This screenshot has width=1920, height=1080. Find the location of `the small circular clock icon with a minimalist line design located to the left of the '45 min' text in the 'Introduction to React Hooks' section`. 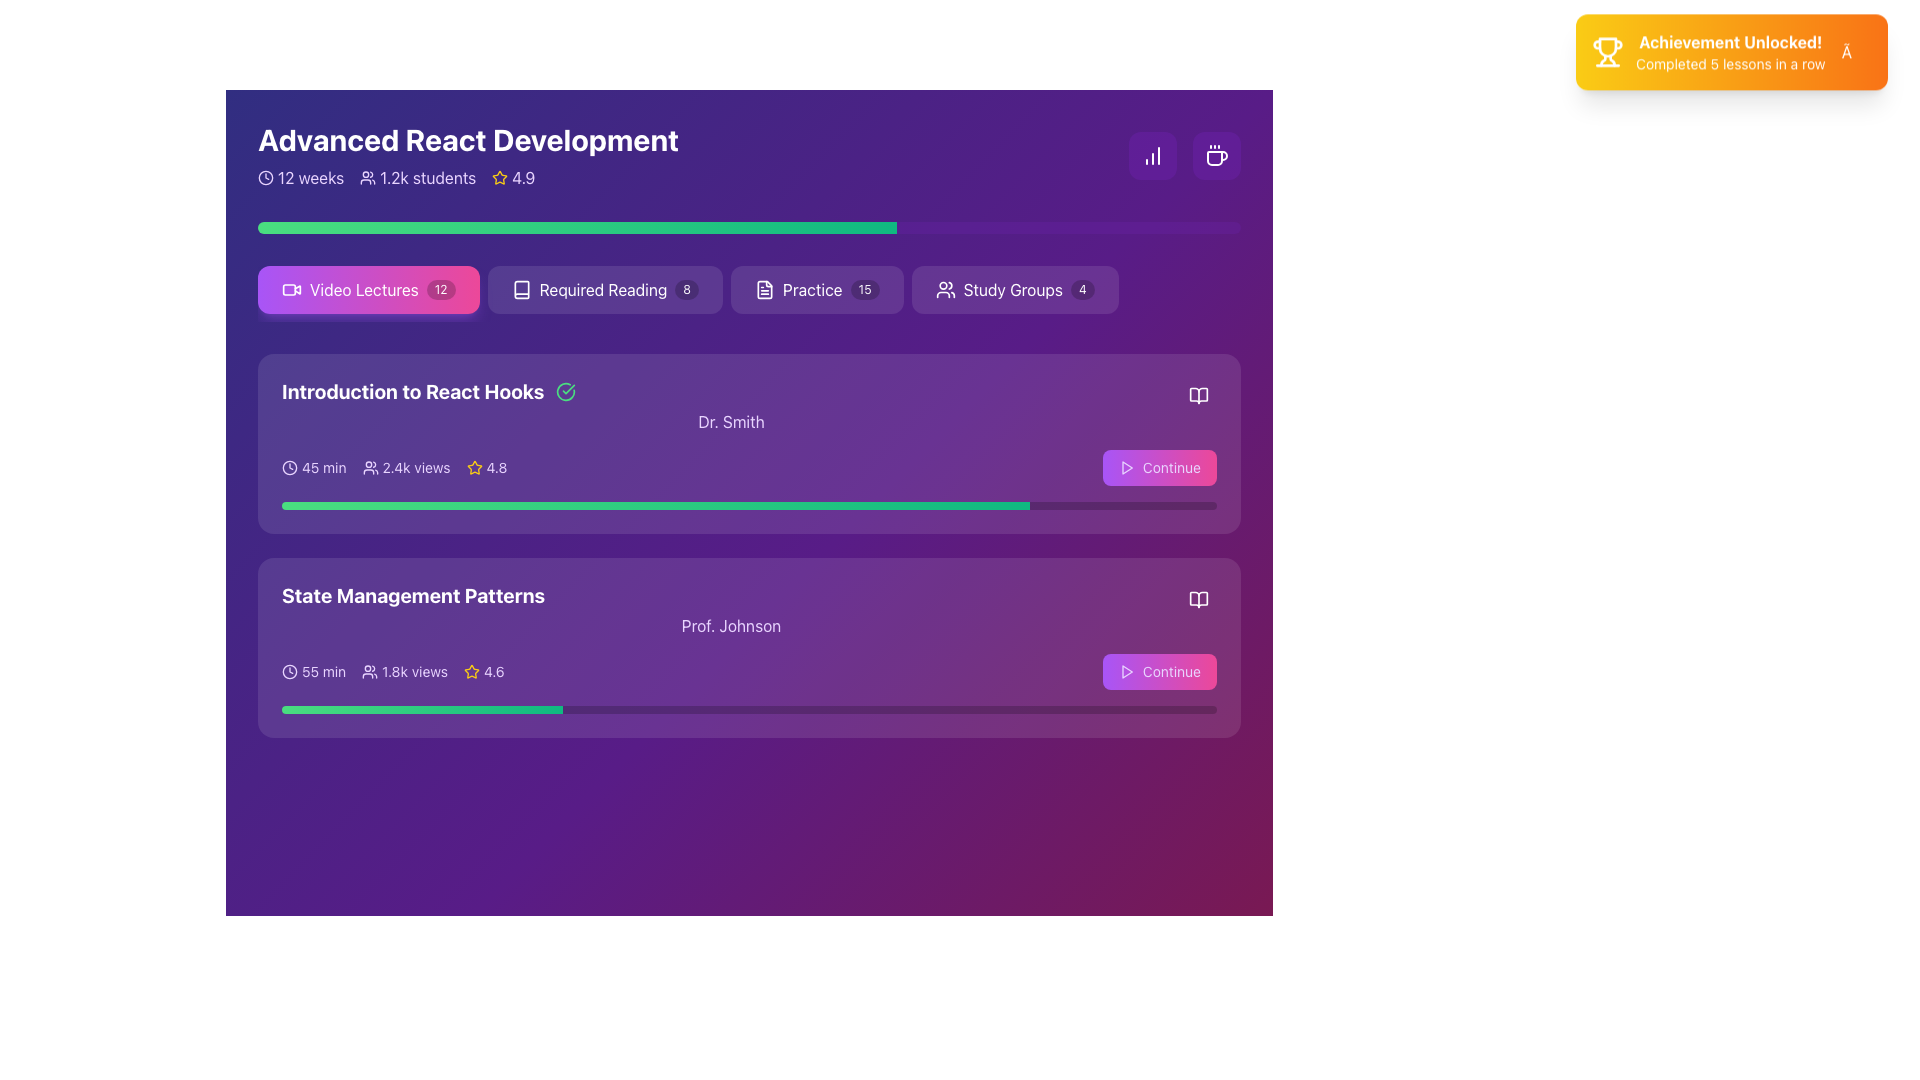

the small circular clock icon with a minimalist line design located to the left of the '45 min' text in the 'Introduction to React Hooks' section is located at coordinates (288, 467).